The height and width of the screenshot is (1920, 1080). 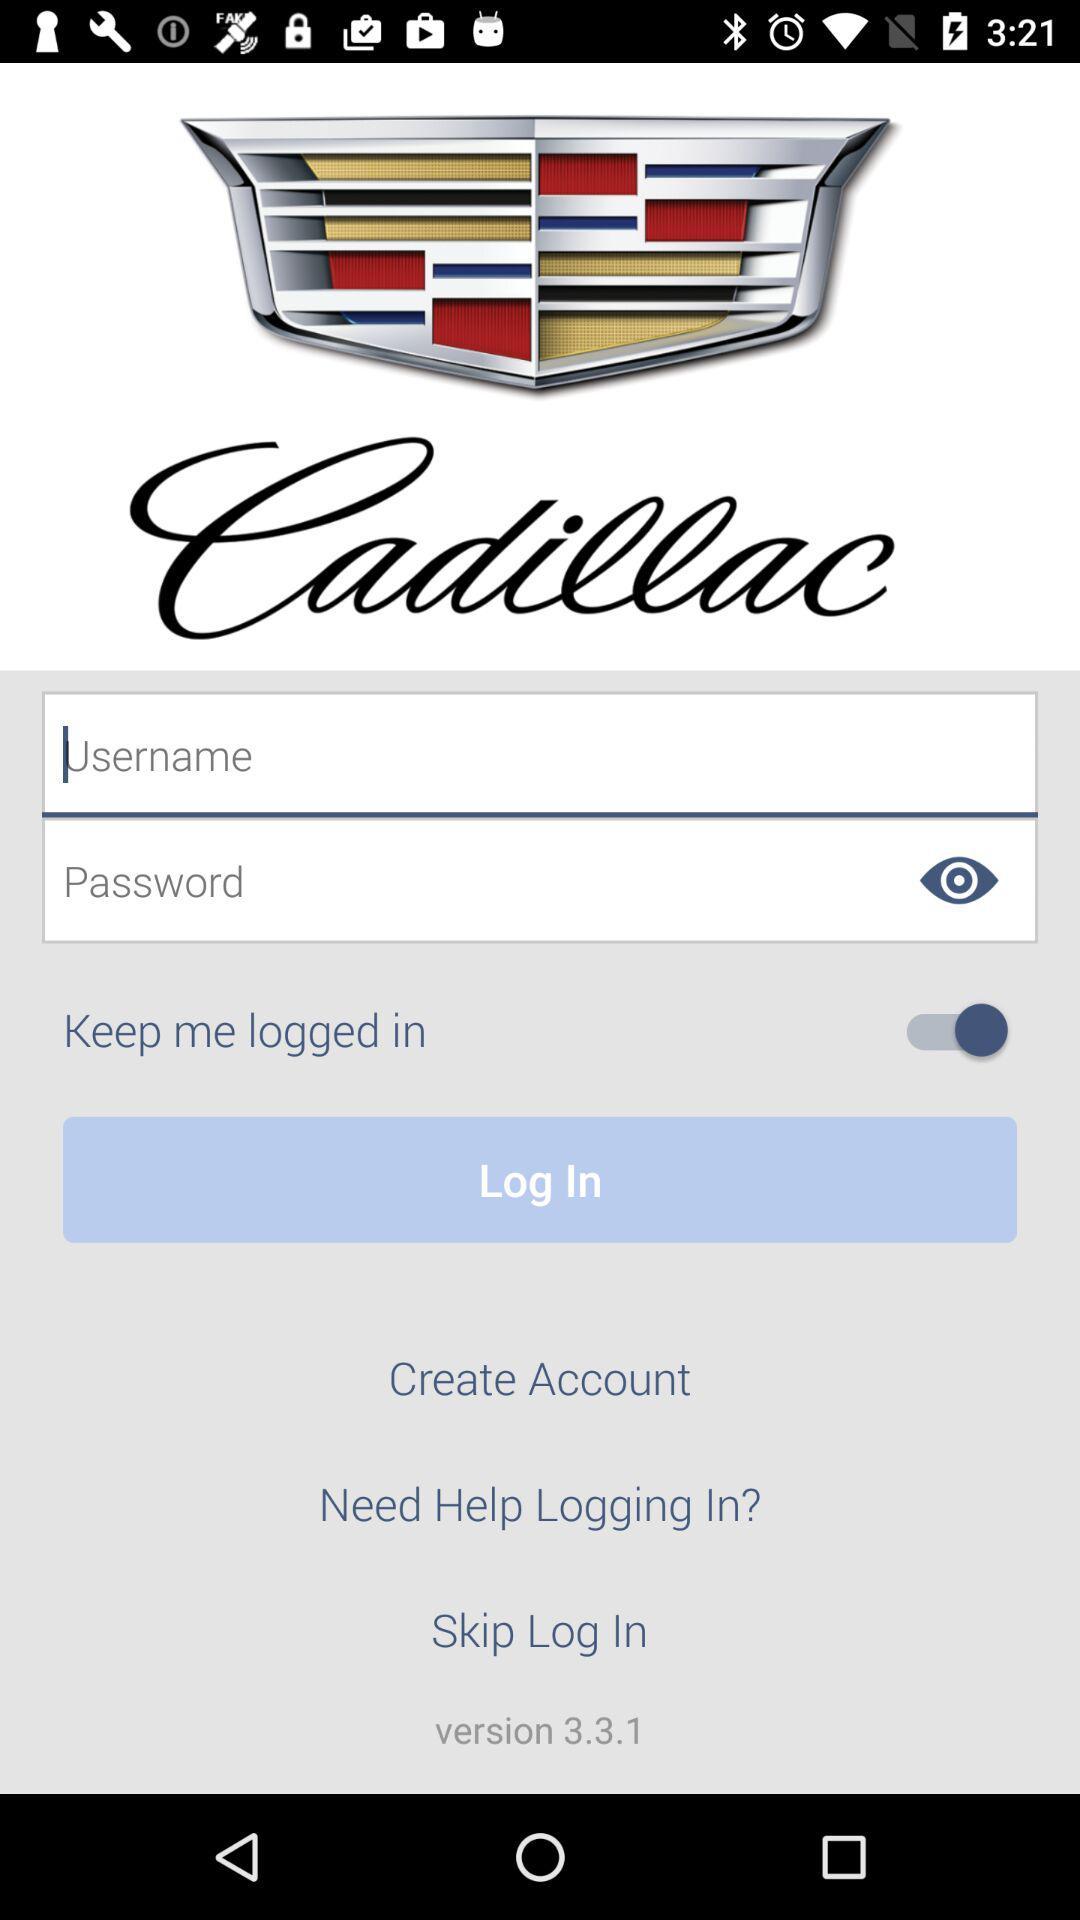 What do you see at coordinates (540, 1388) in the screenshot?
I see `the icon above need help logging icon` at bounding box center [540, 1388].